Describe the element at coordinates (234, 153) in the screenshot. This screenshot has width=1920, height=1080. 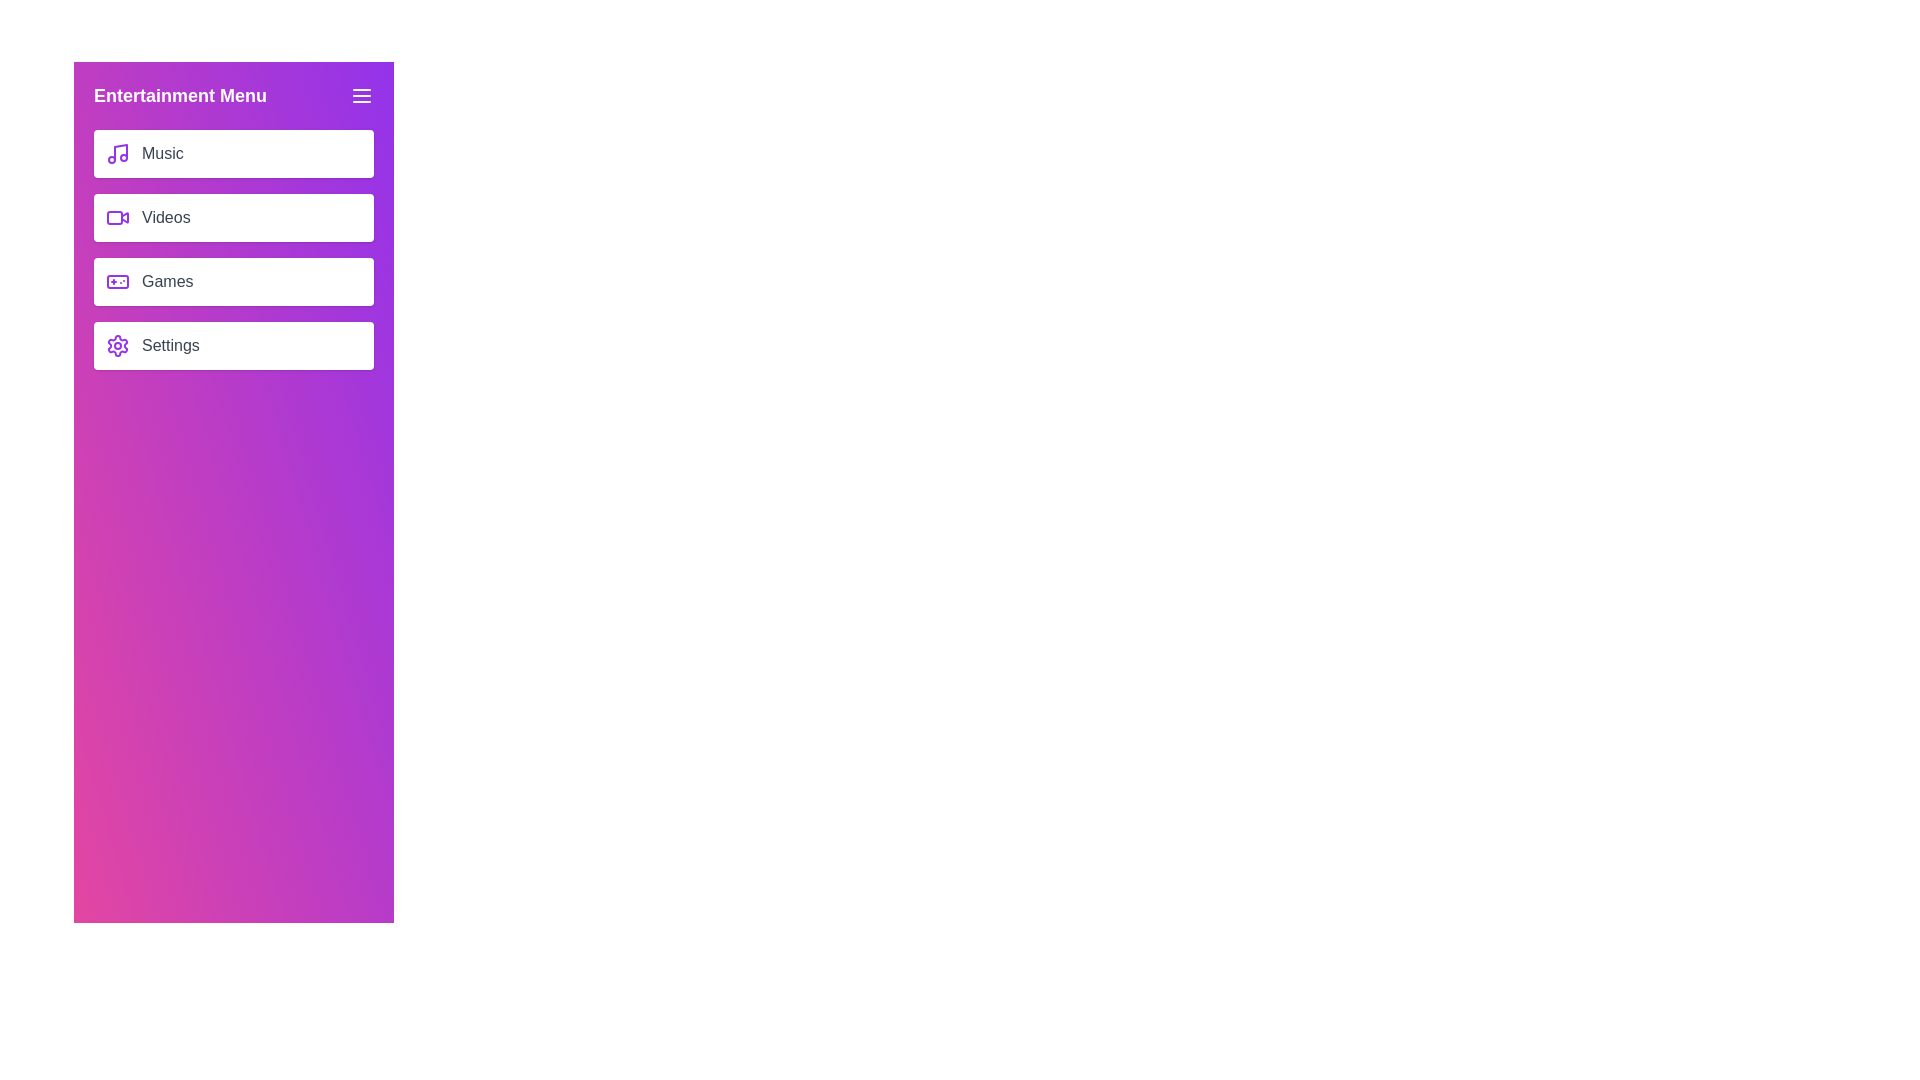
I see `the 'Music' button to select it` at that location.